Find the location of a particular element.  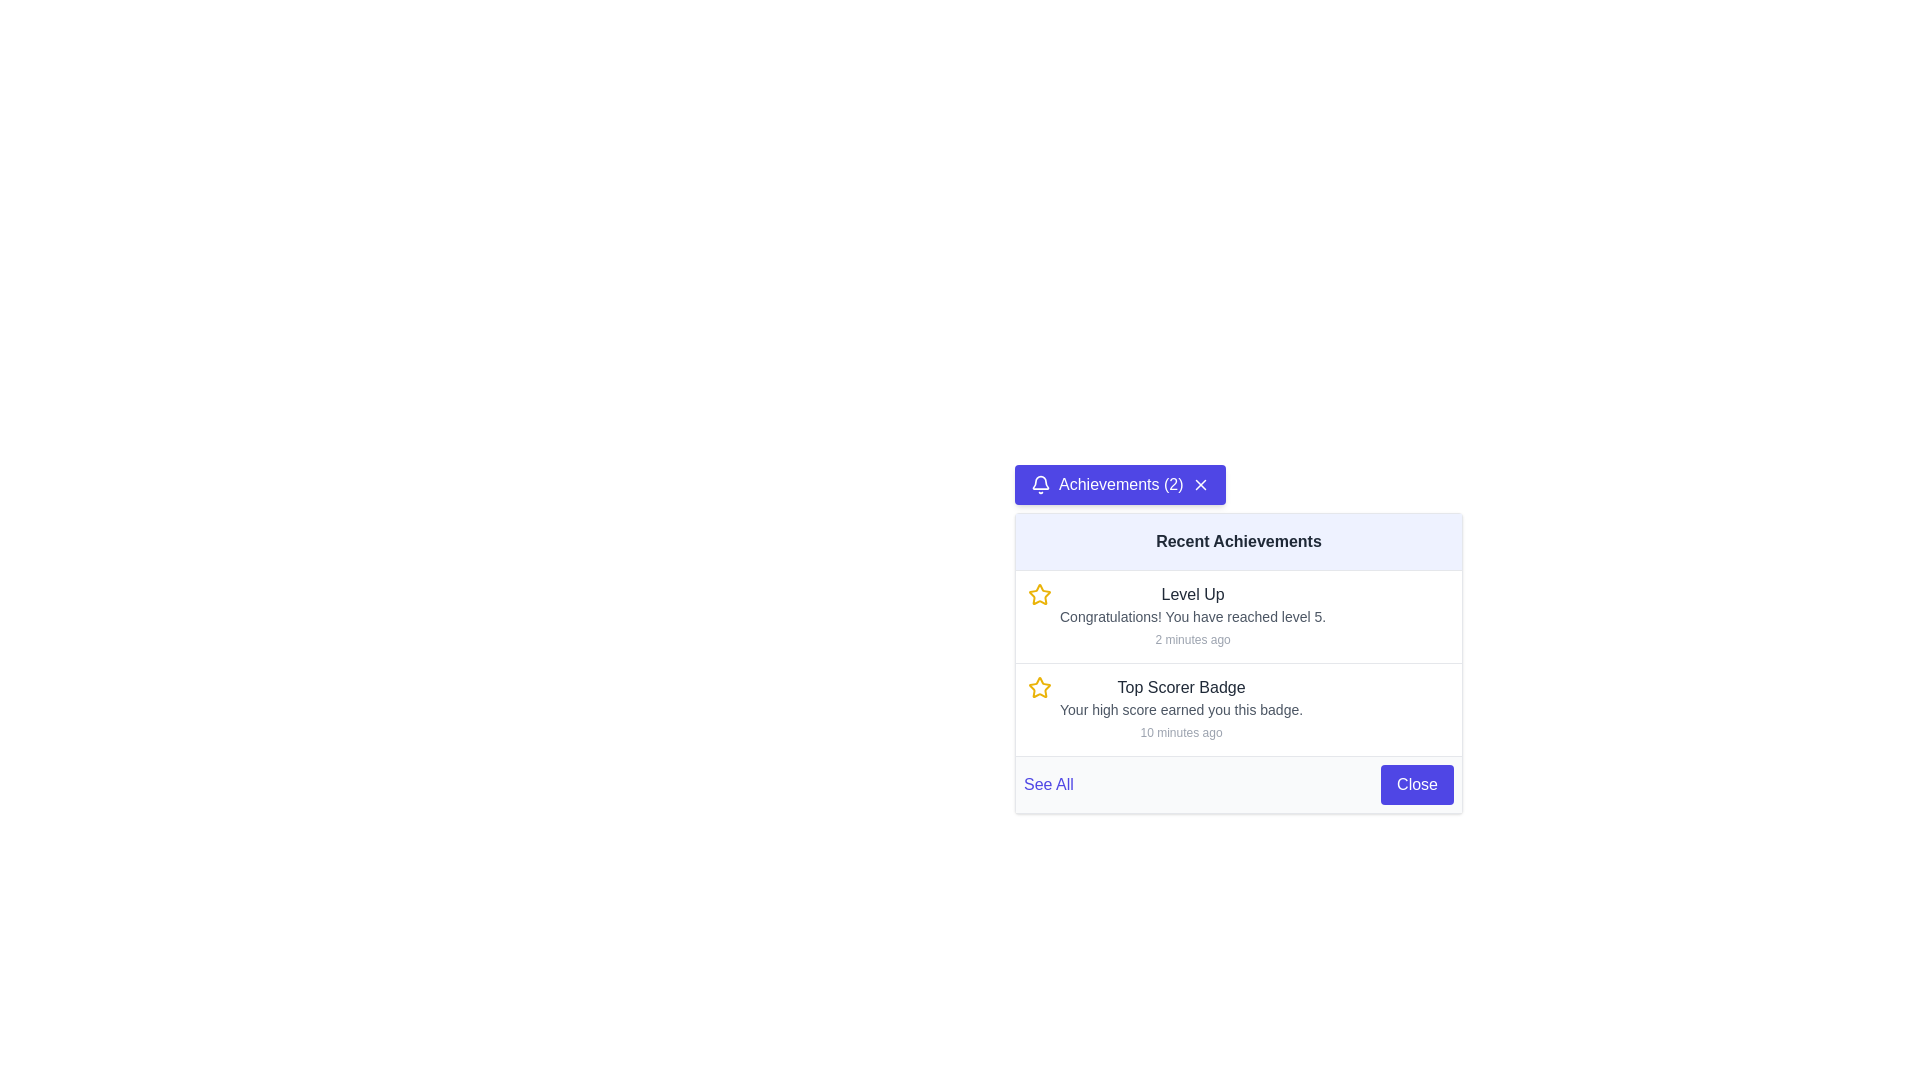

information displayed in the first notification item about a recent achievement related to leveling up, which is positioned above the 'Top Scorer Badge' notification in the vertically stacked notification list is located at coordinates (1237, 616).